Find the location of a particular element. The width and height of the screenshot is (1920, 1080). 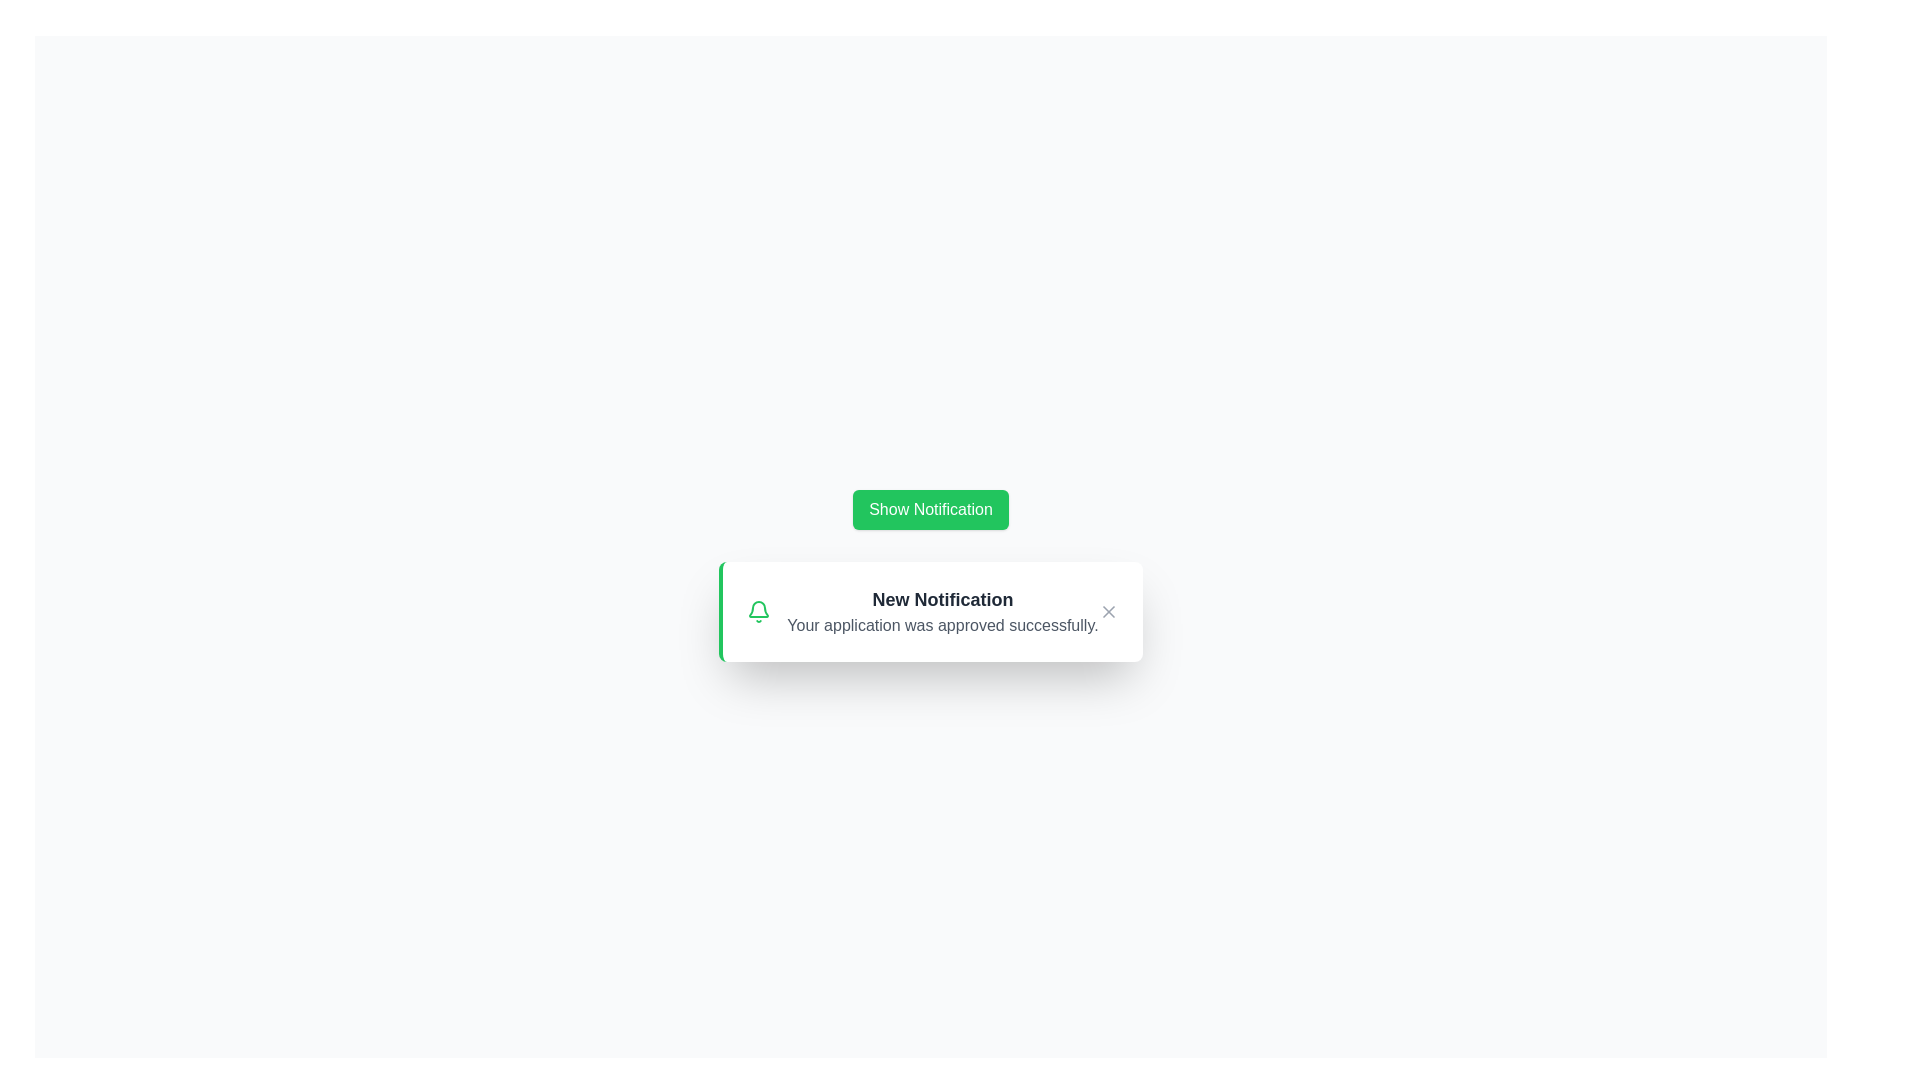

text notification displaying 'Your application was approved successfully.' which is located beneath the title 'New Notification' in the notification area is located at coordinates (941, 624).